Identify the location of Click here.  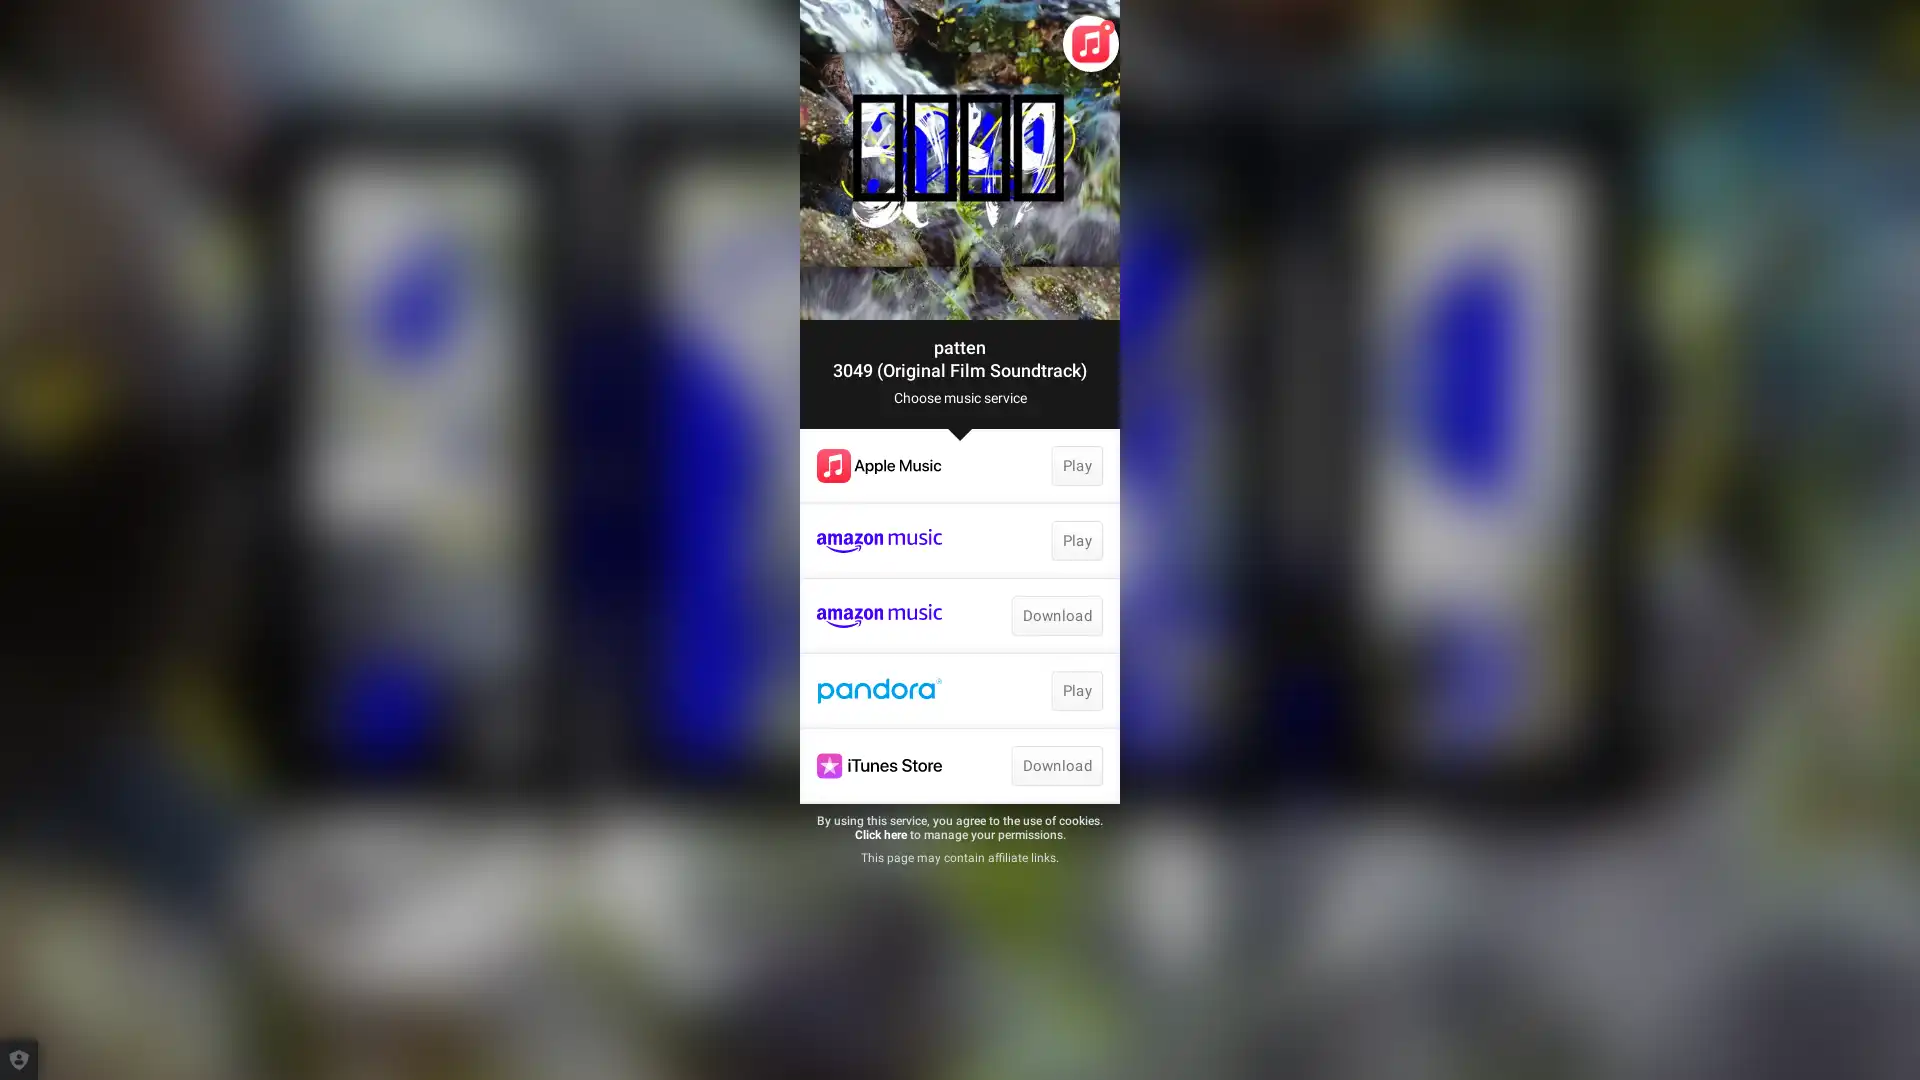
(879, 834).